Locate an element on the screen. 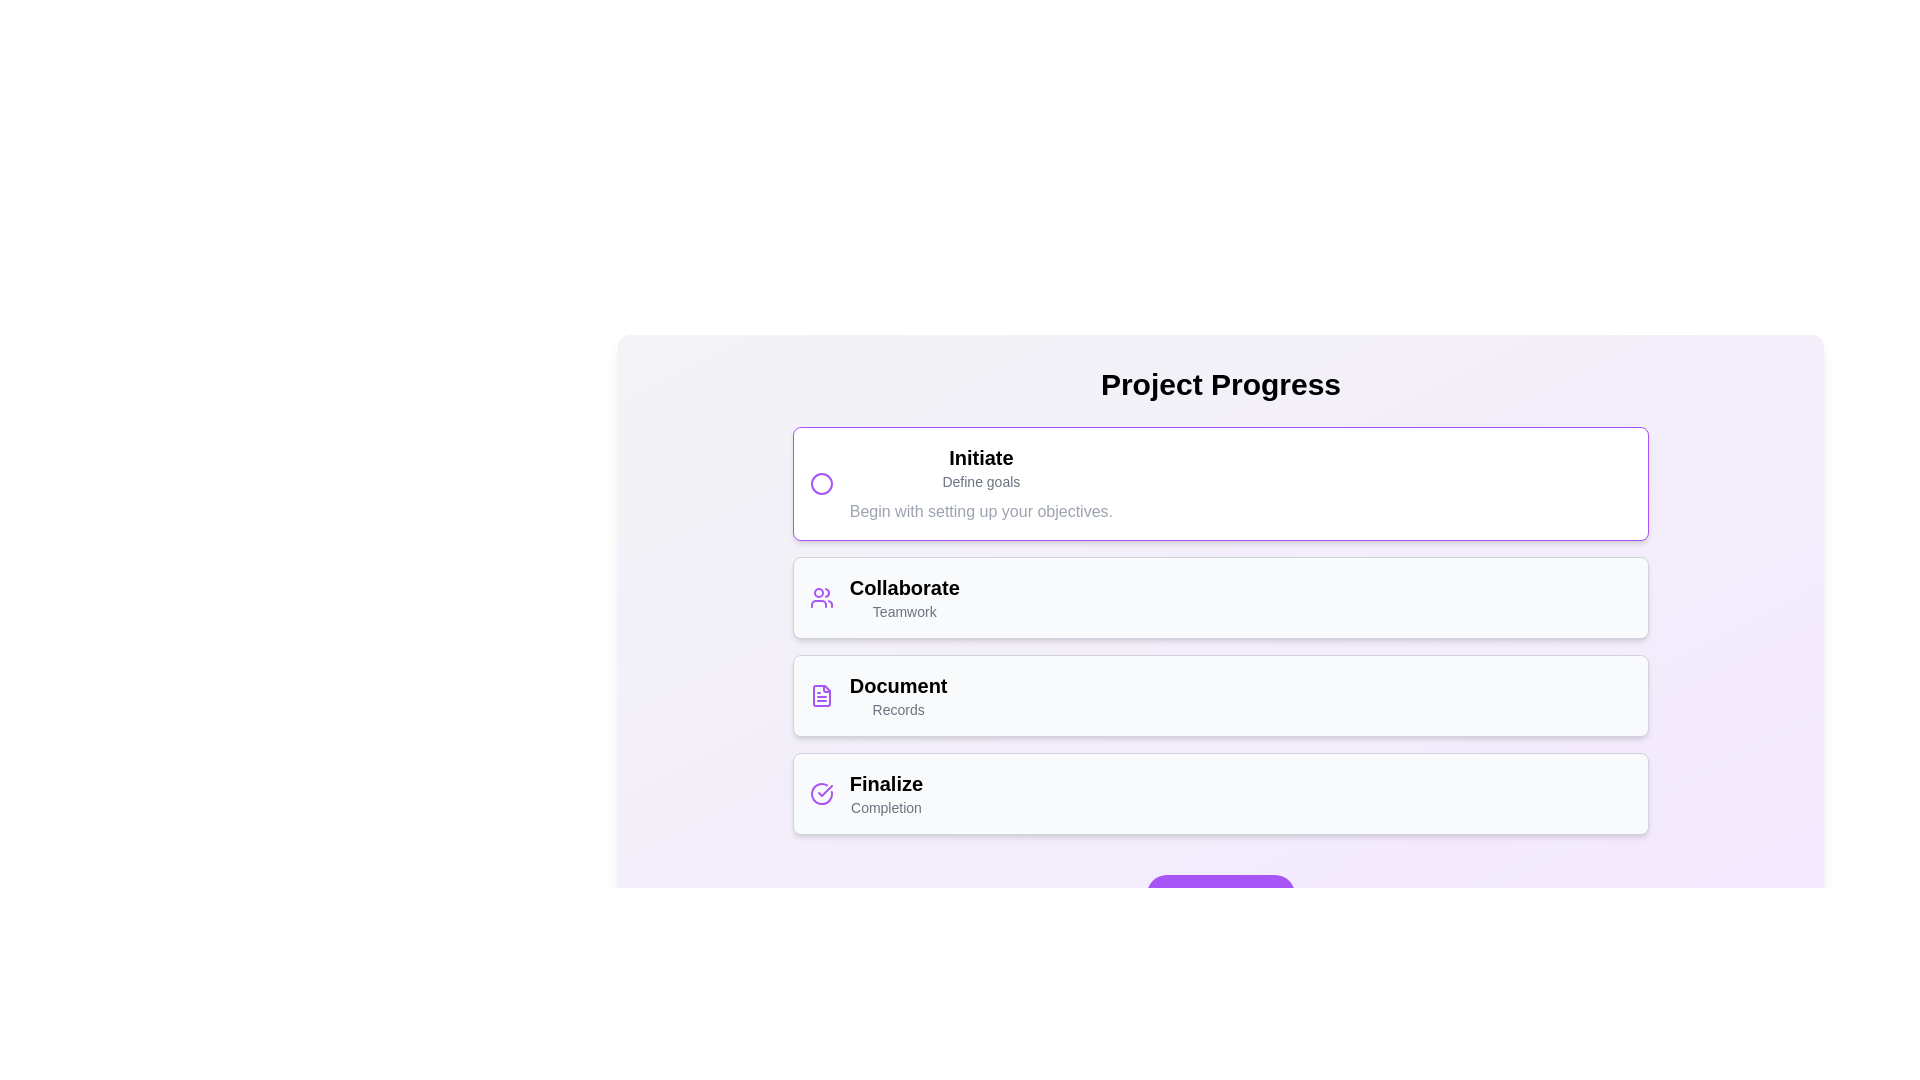 This screenshot has width=1920, height=1080. the icon shaped like a group of people with a purple stroke, located in the 'Collaborate' section of the interface is located at coordinates (821, 596).